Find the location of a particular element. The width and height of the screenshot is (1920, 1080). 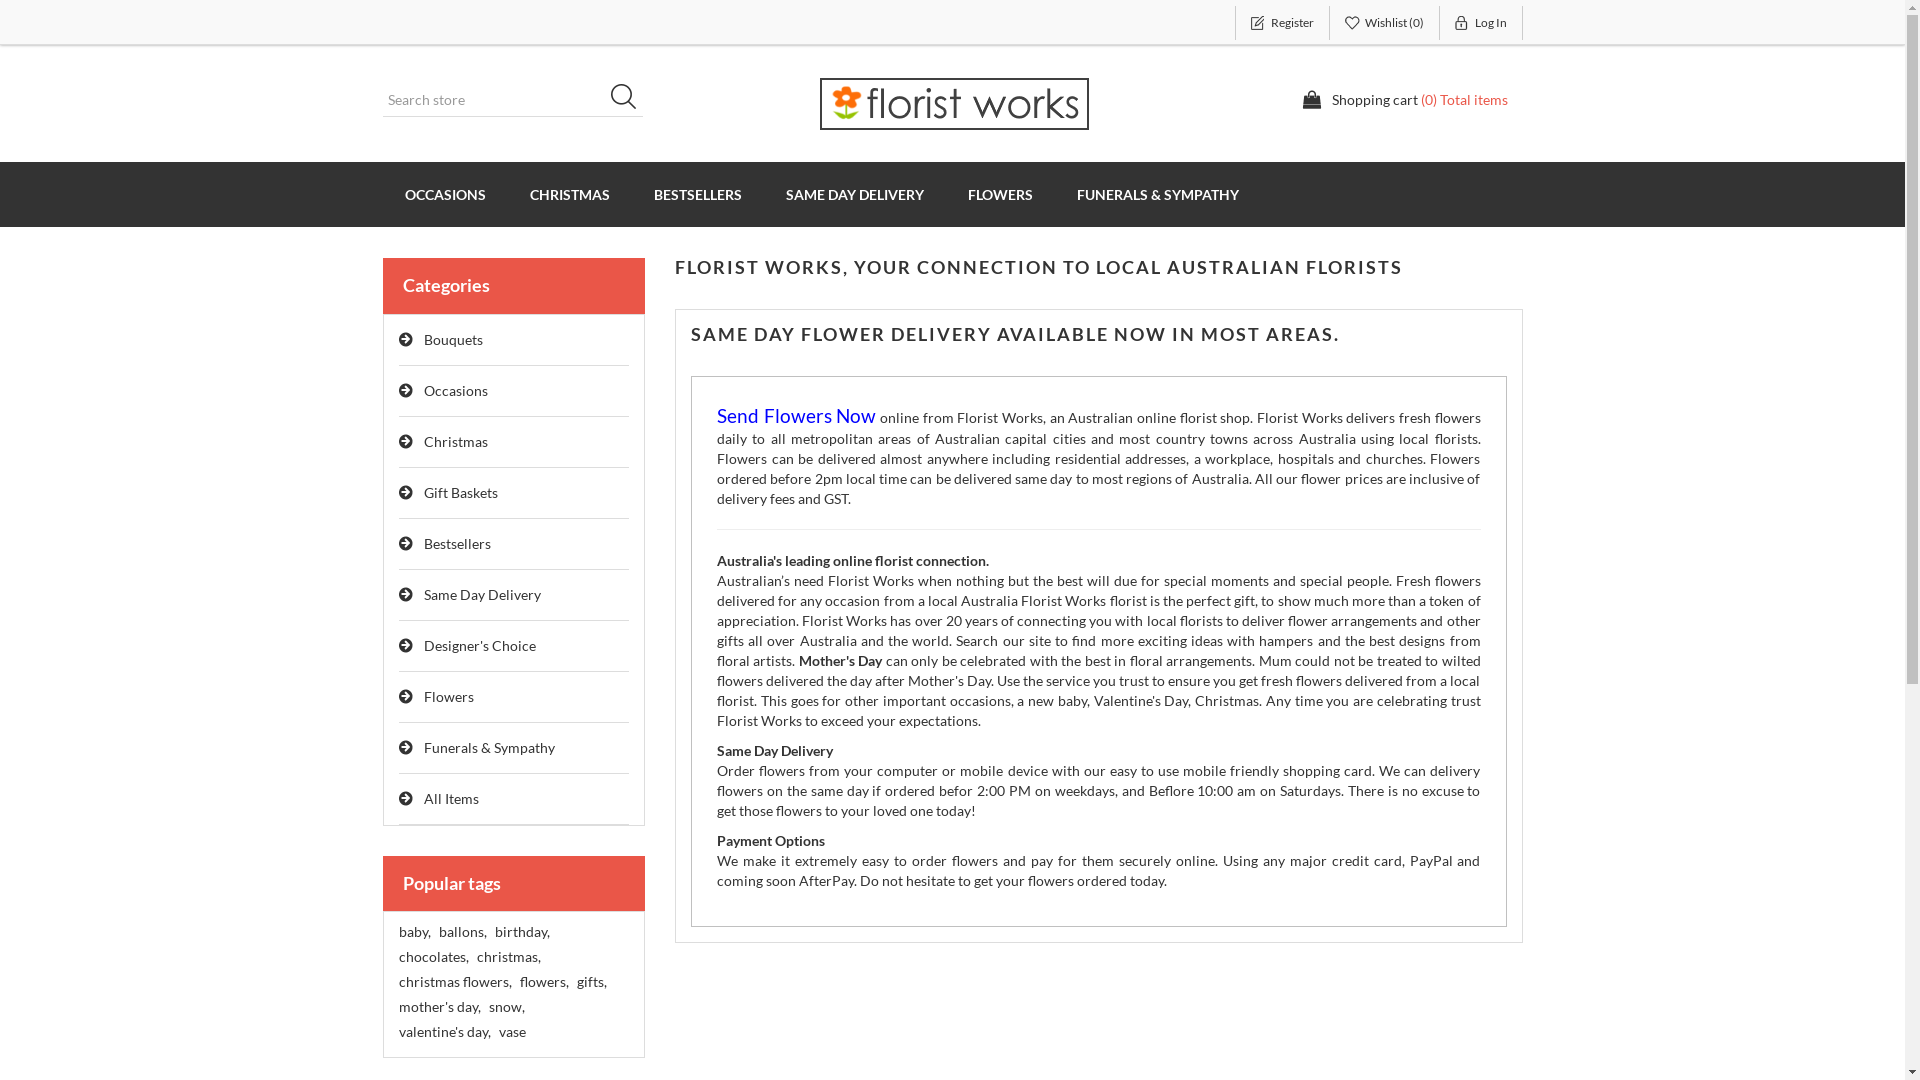

'Same Day Delivery' is located at coordinates (513, 594).